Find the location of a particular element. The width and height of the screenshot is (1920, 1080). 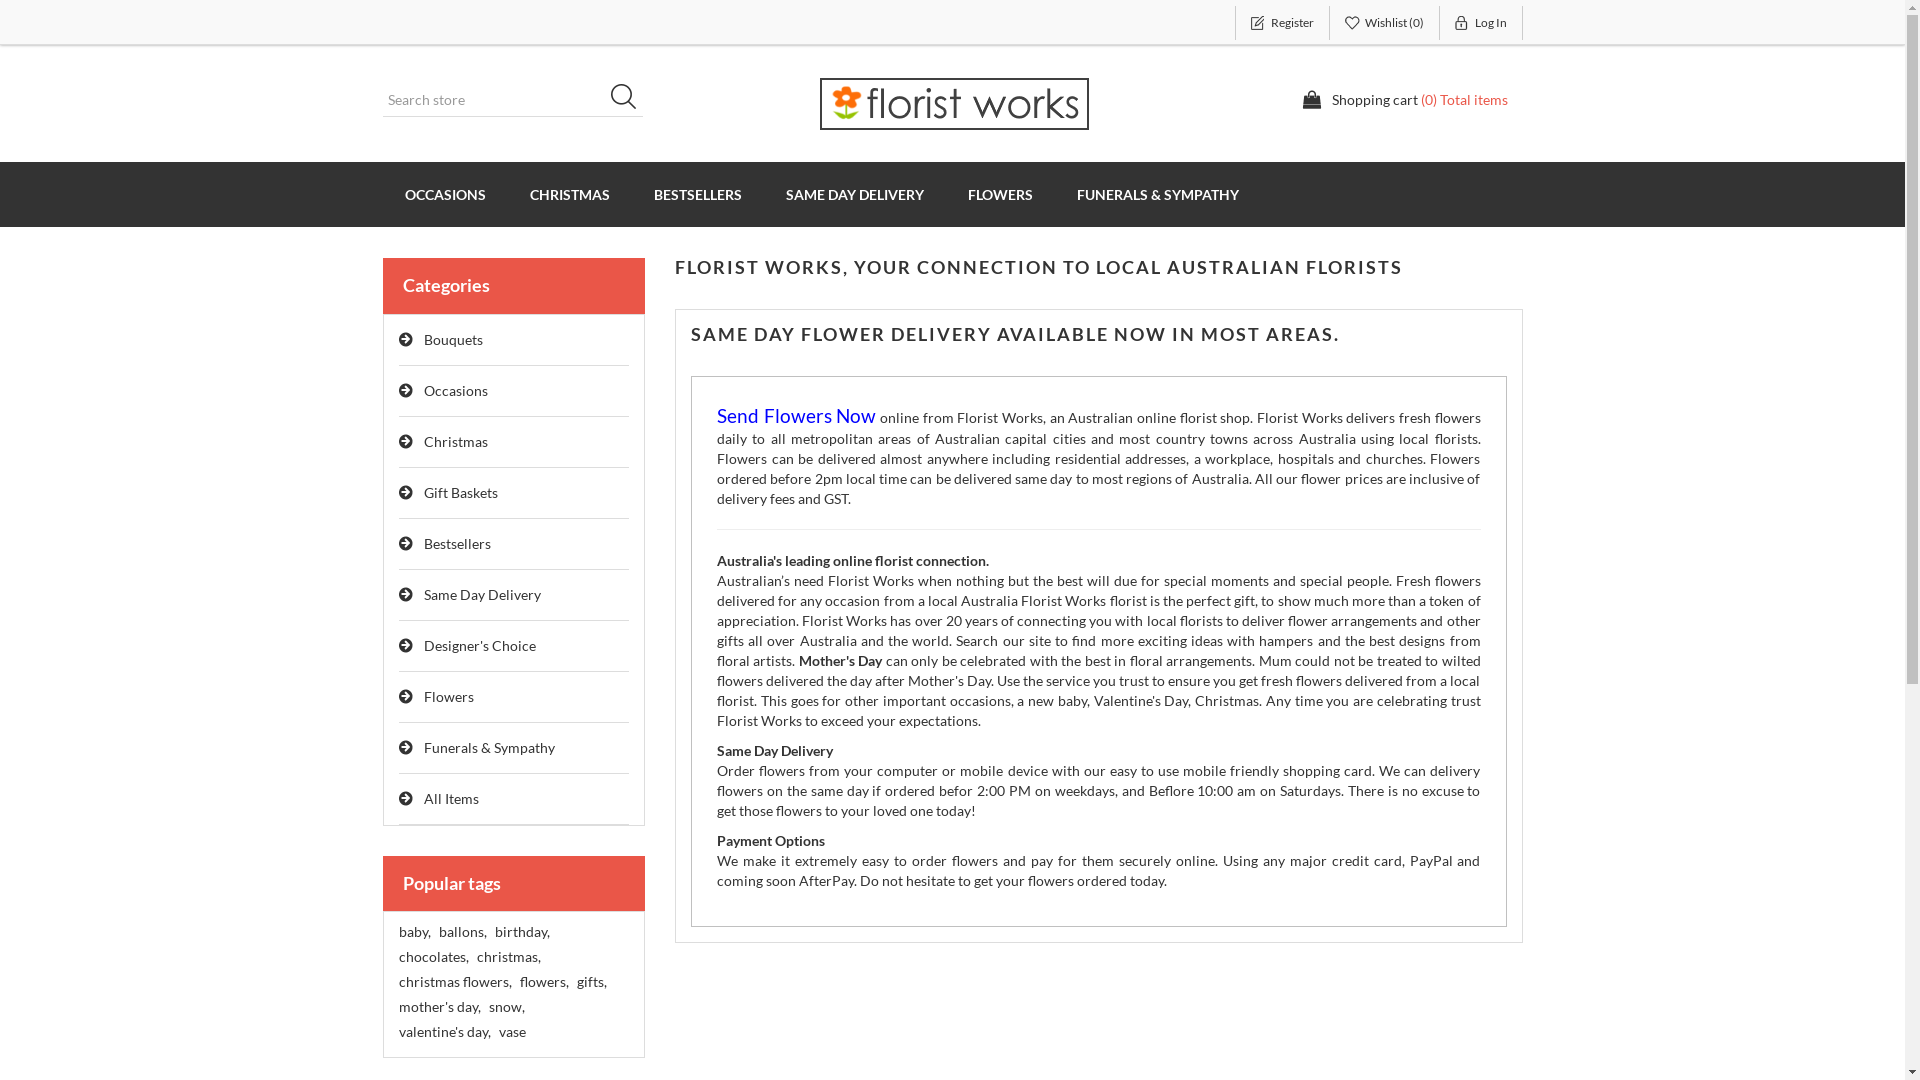

'Same Day Delivery' is located at coordinates (513, 594).